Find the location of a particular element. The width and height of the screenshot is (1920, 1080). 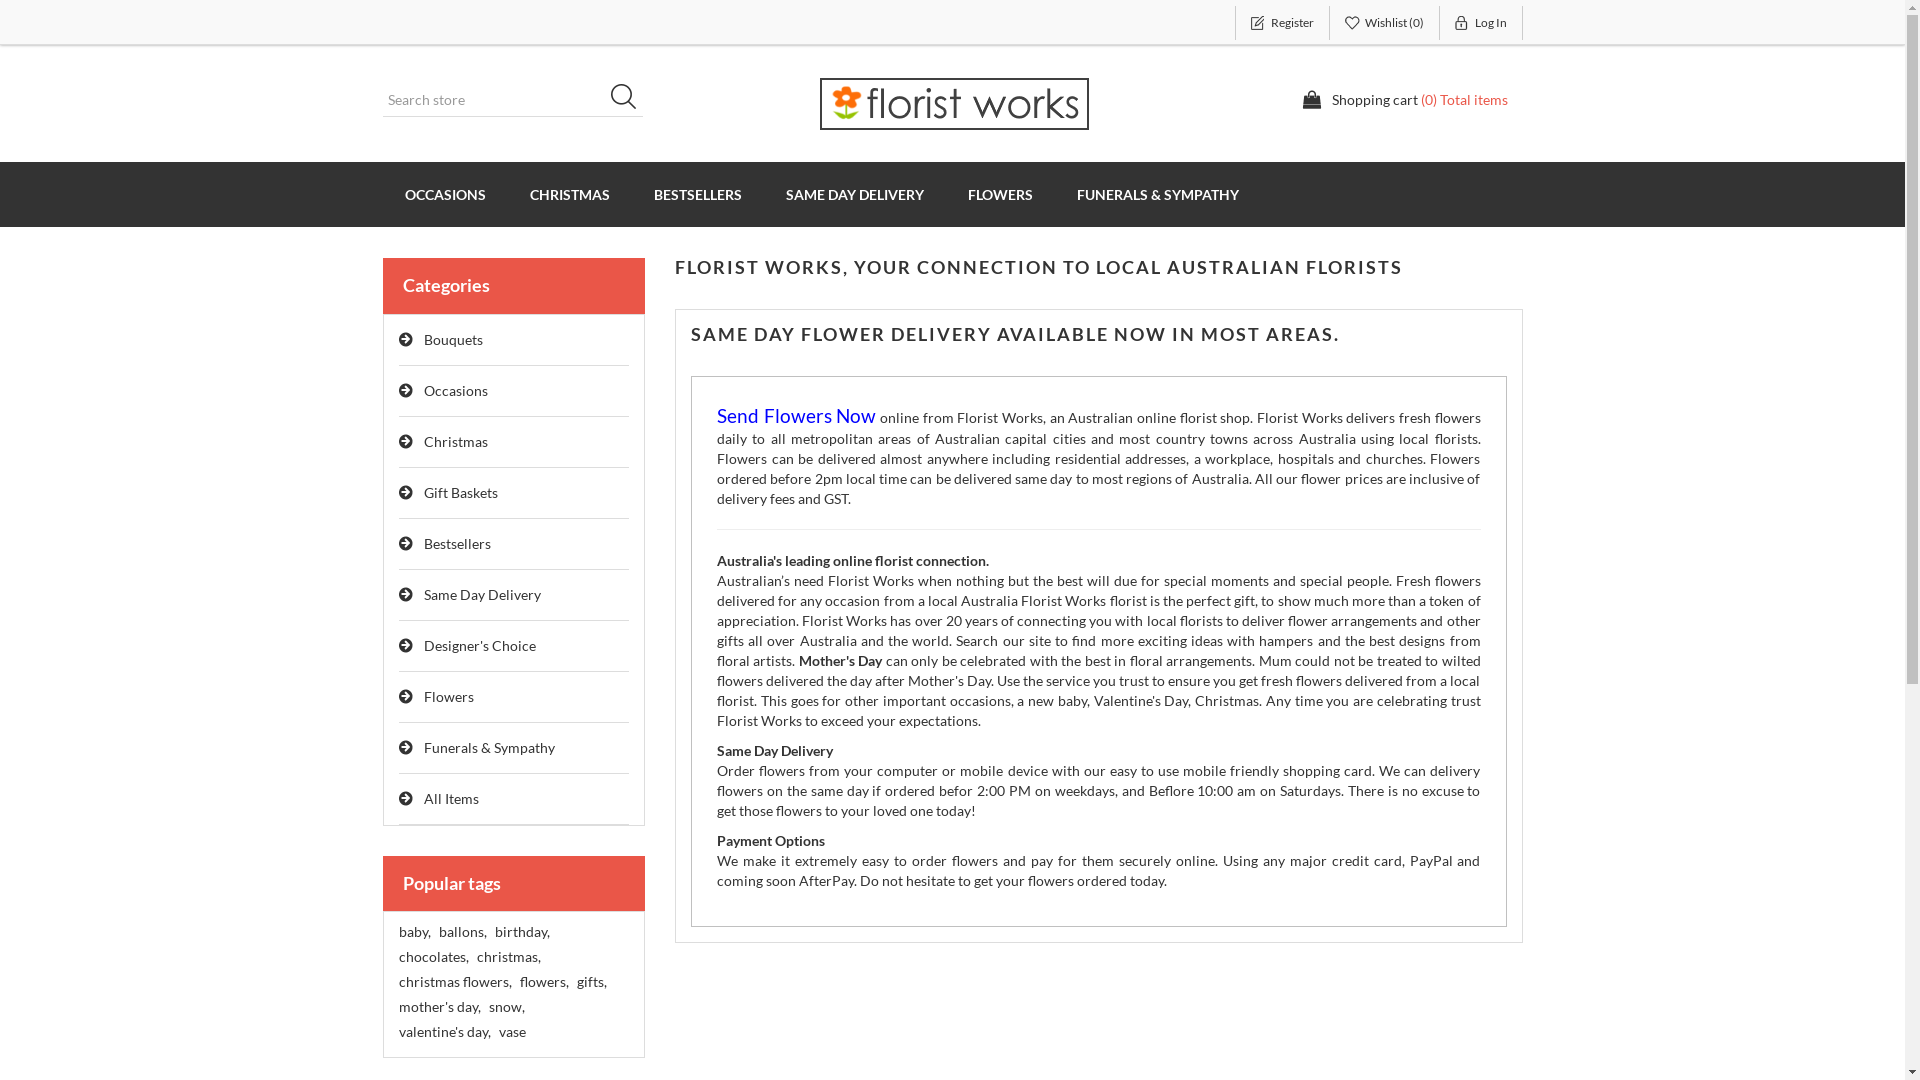

'Same Day Delivery' is located at coordinates (513, 594).